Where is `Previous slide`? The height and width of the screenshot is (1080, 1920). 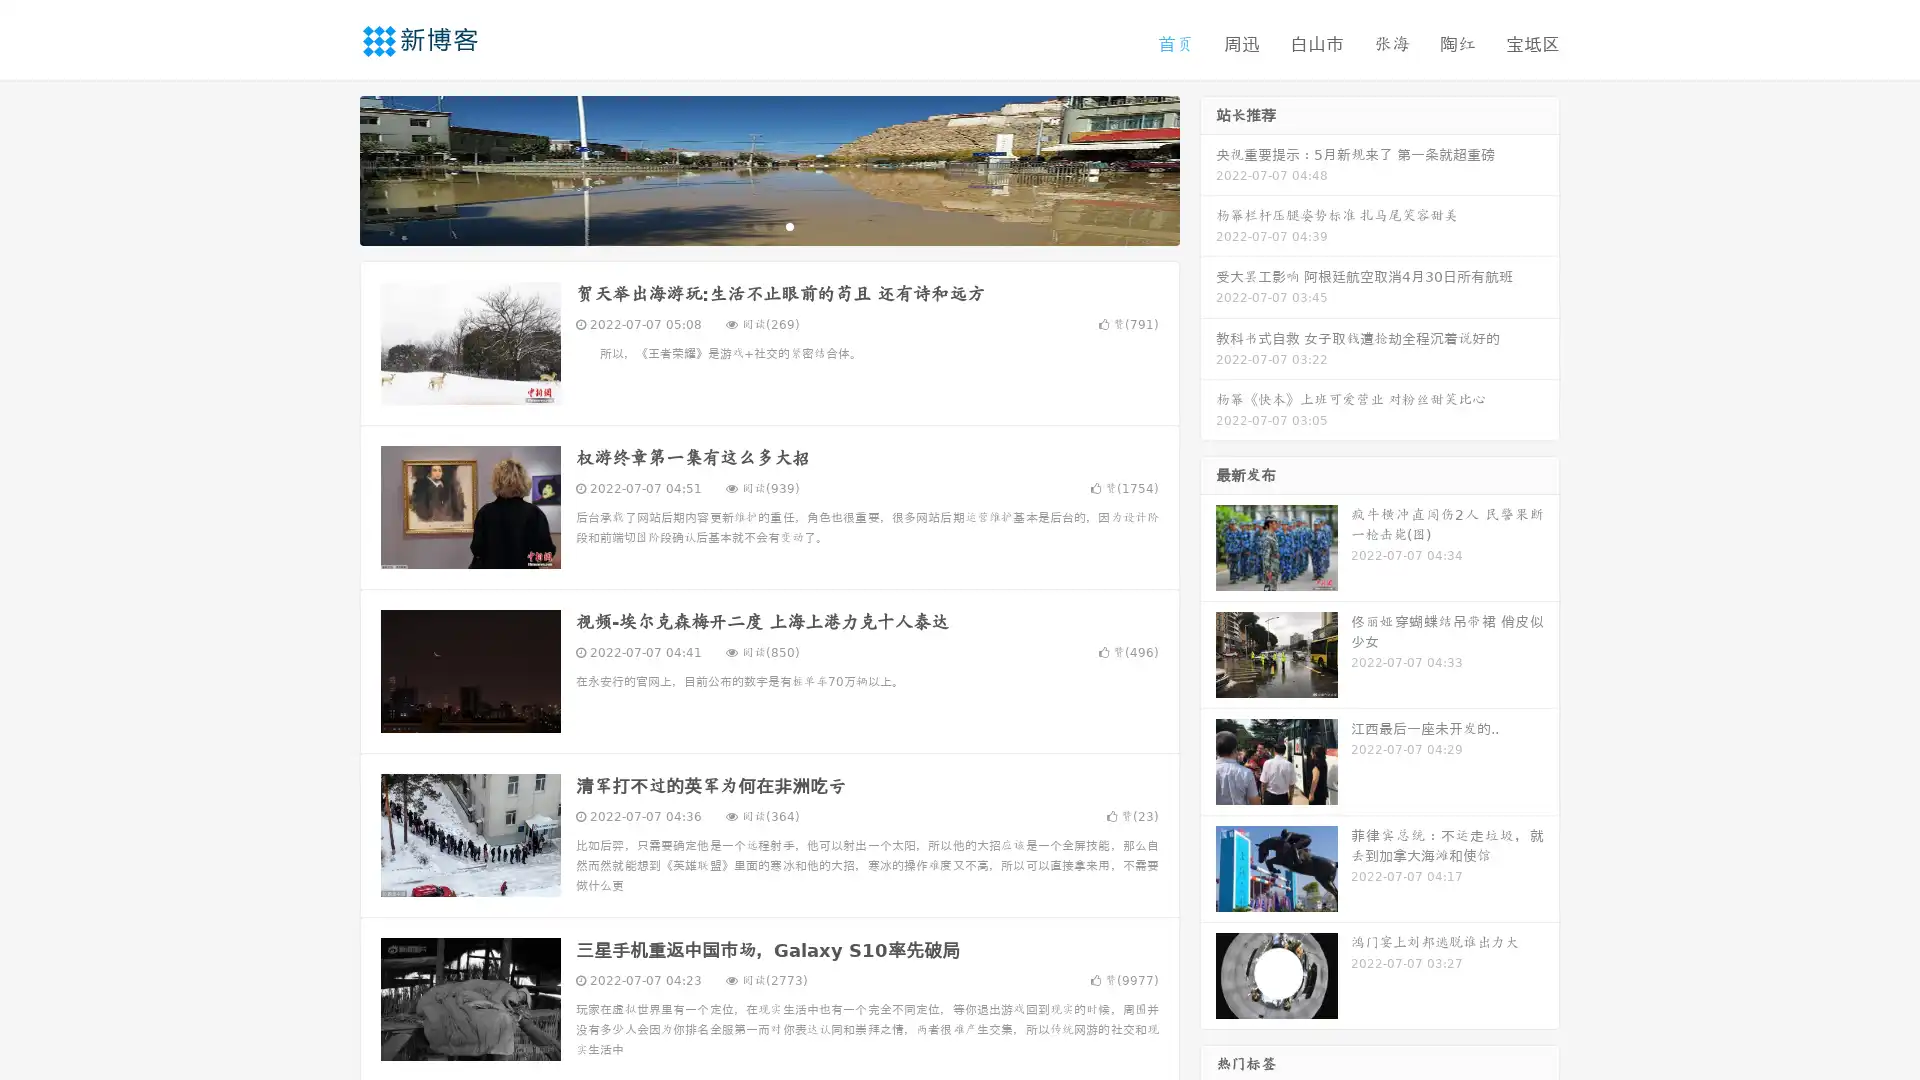 Previous slide is located at coordinates (330, 168).